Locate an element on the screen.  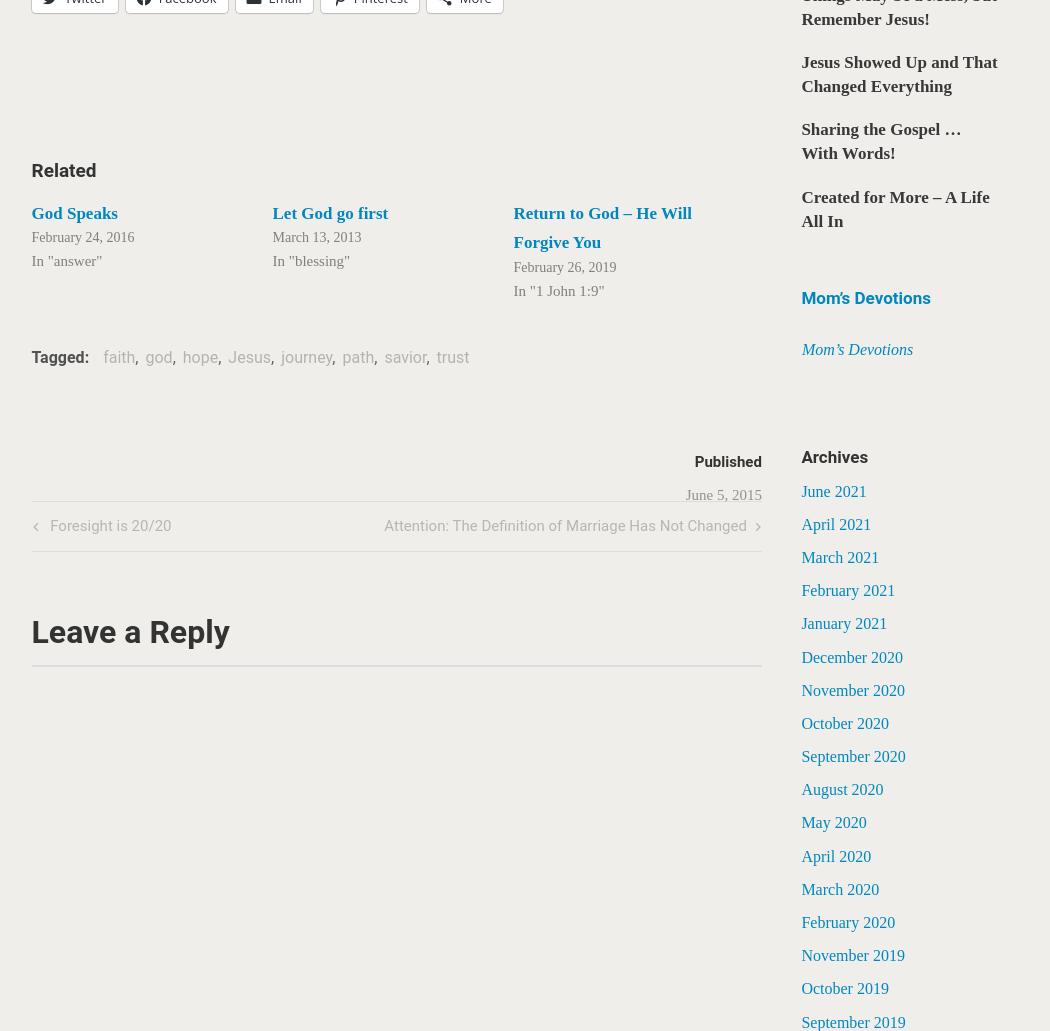
'faith' is located at coordinates (117, 355).